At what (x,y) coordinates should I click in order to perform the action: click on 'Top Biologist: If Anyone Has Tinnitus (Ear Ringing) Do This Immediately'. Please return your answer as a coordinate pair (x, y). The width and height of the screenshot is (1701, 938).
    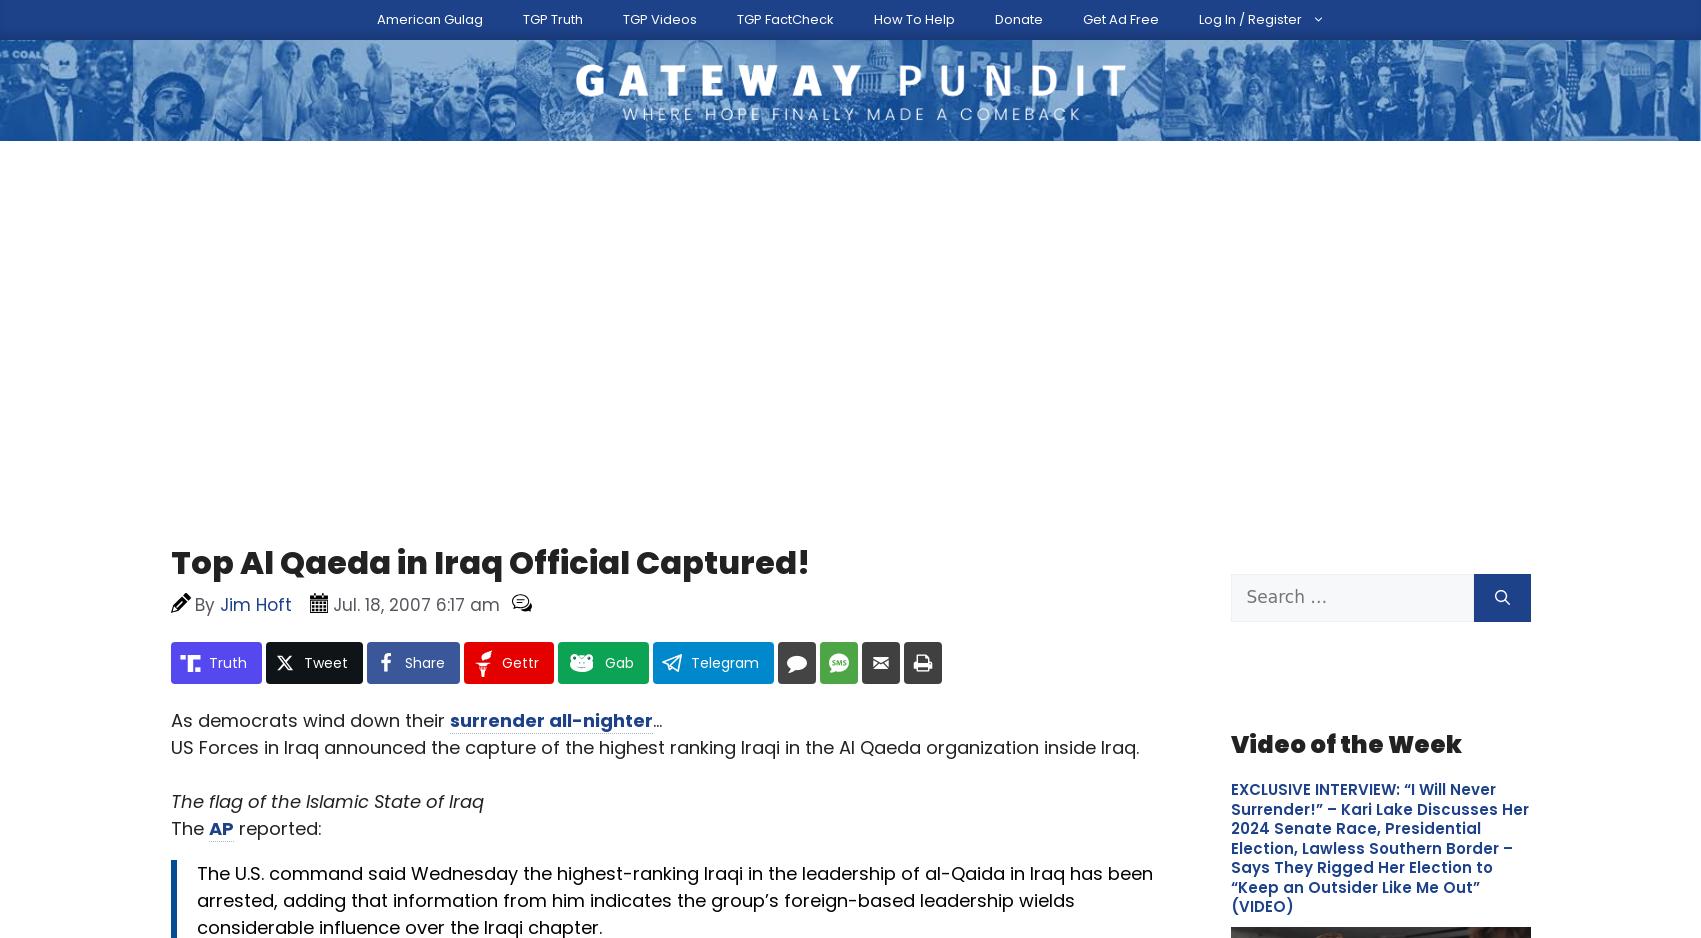
    Looking at the image, I should click on (1229, 788).